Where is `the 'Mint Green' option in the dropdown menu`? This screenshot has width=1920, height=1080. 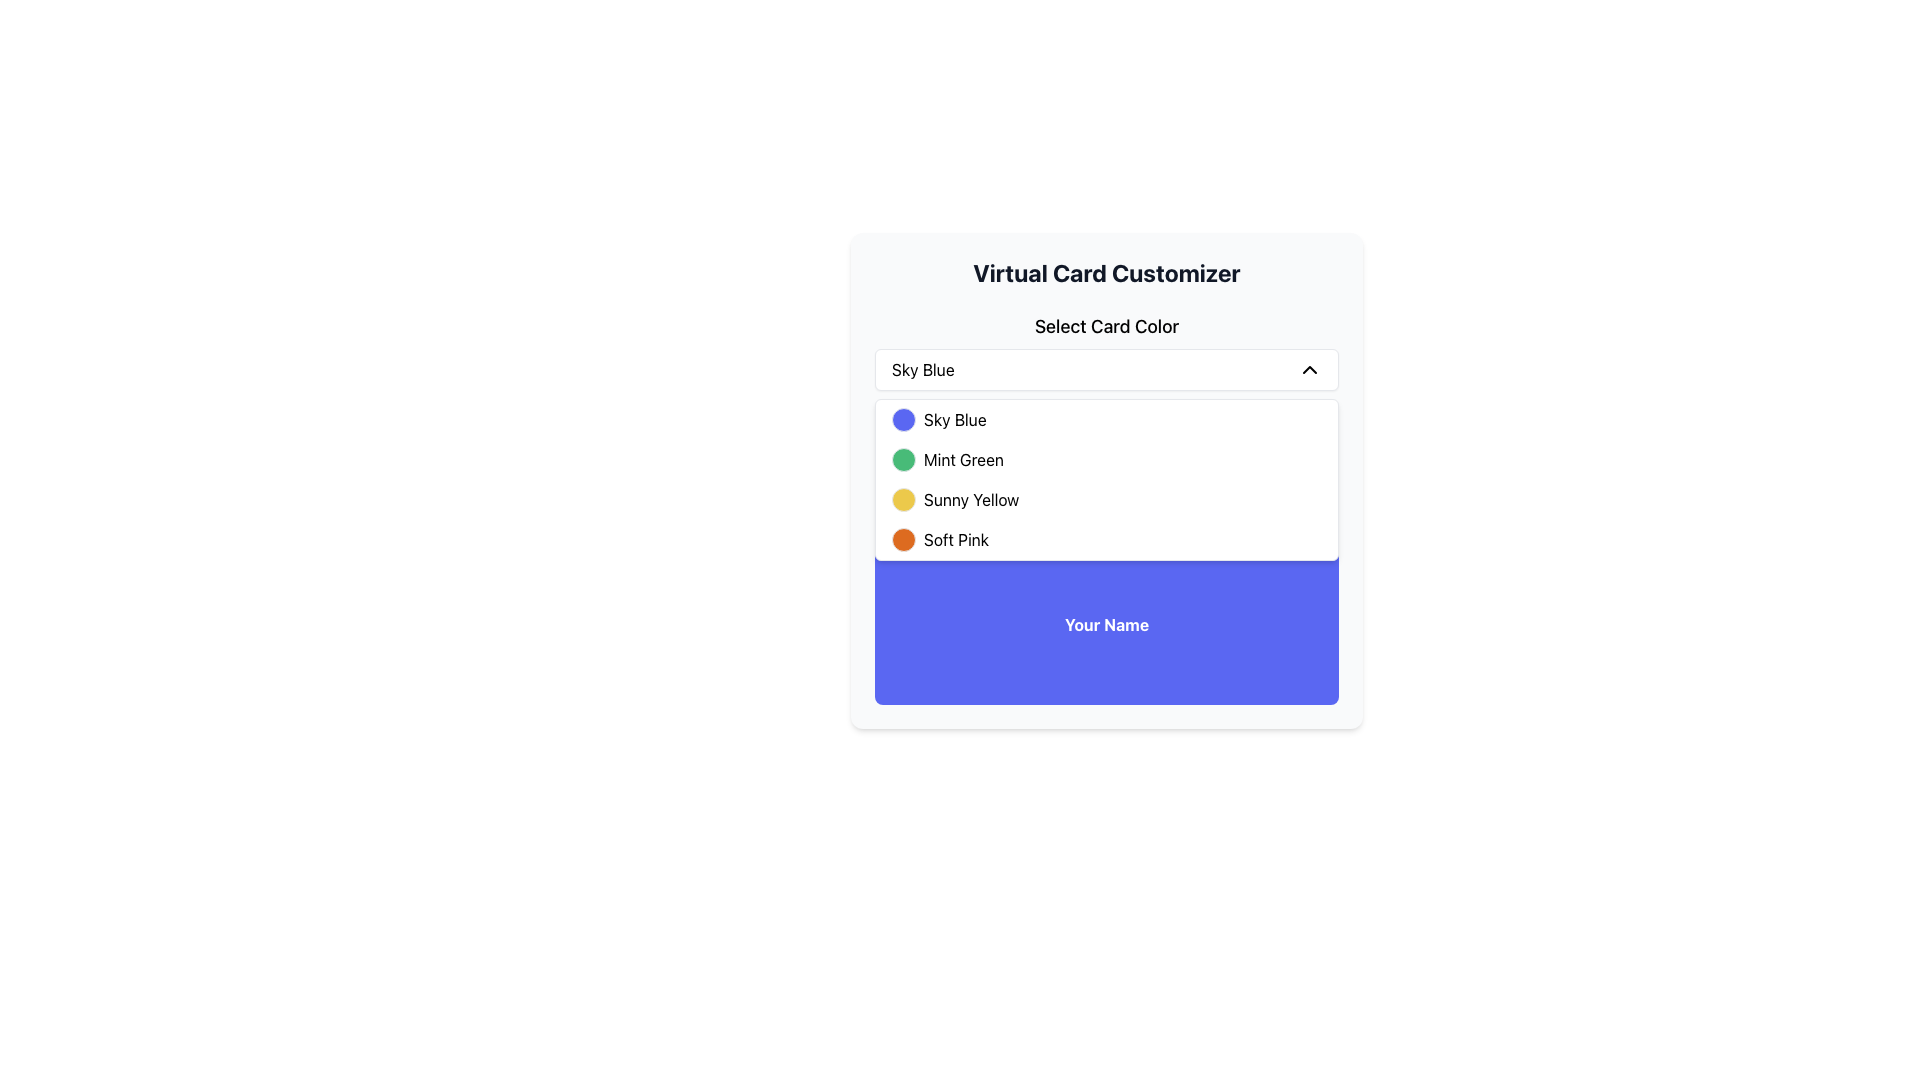 the 'Mint Green' option in the dropdown menu is located at coordinates (964, 459).